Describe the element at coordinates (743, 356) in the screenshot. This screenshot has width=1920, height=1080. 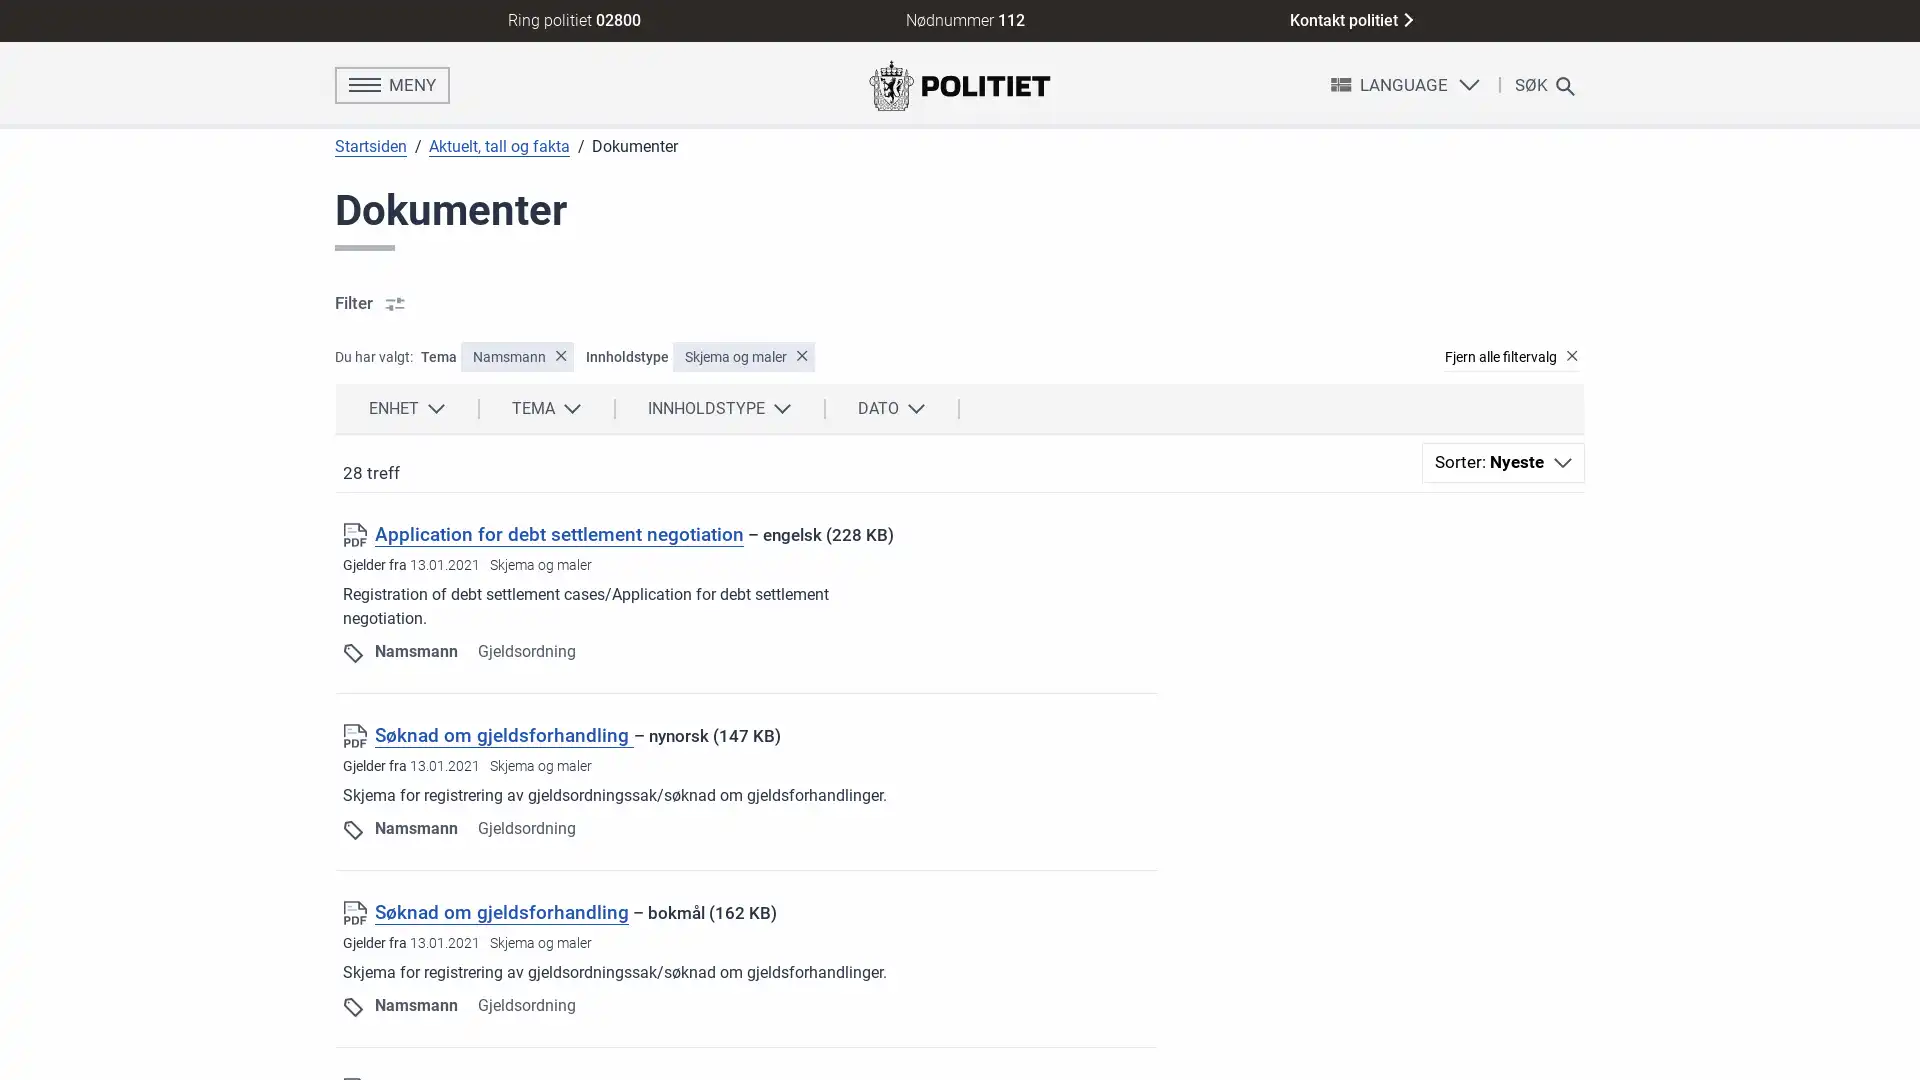
I see `Skjema og maler Fjern filter` at that location.